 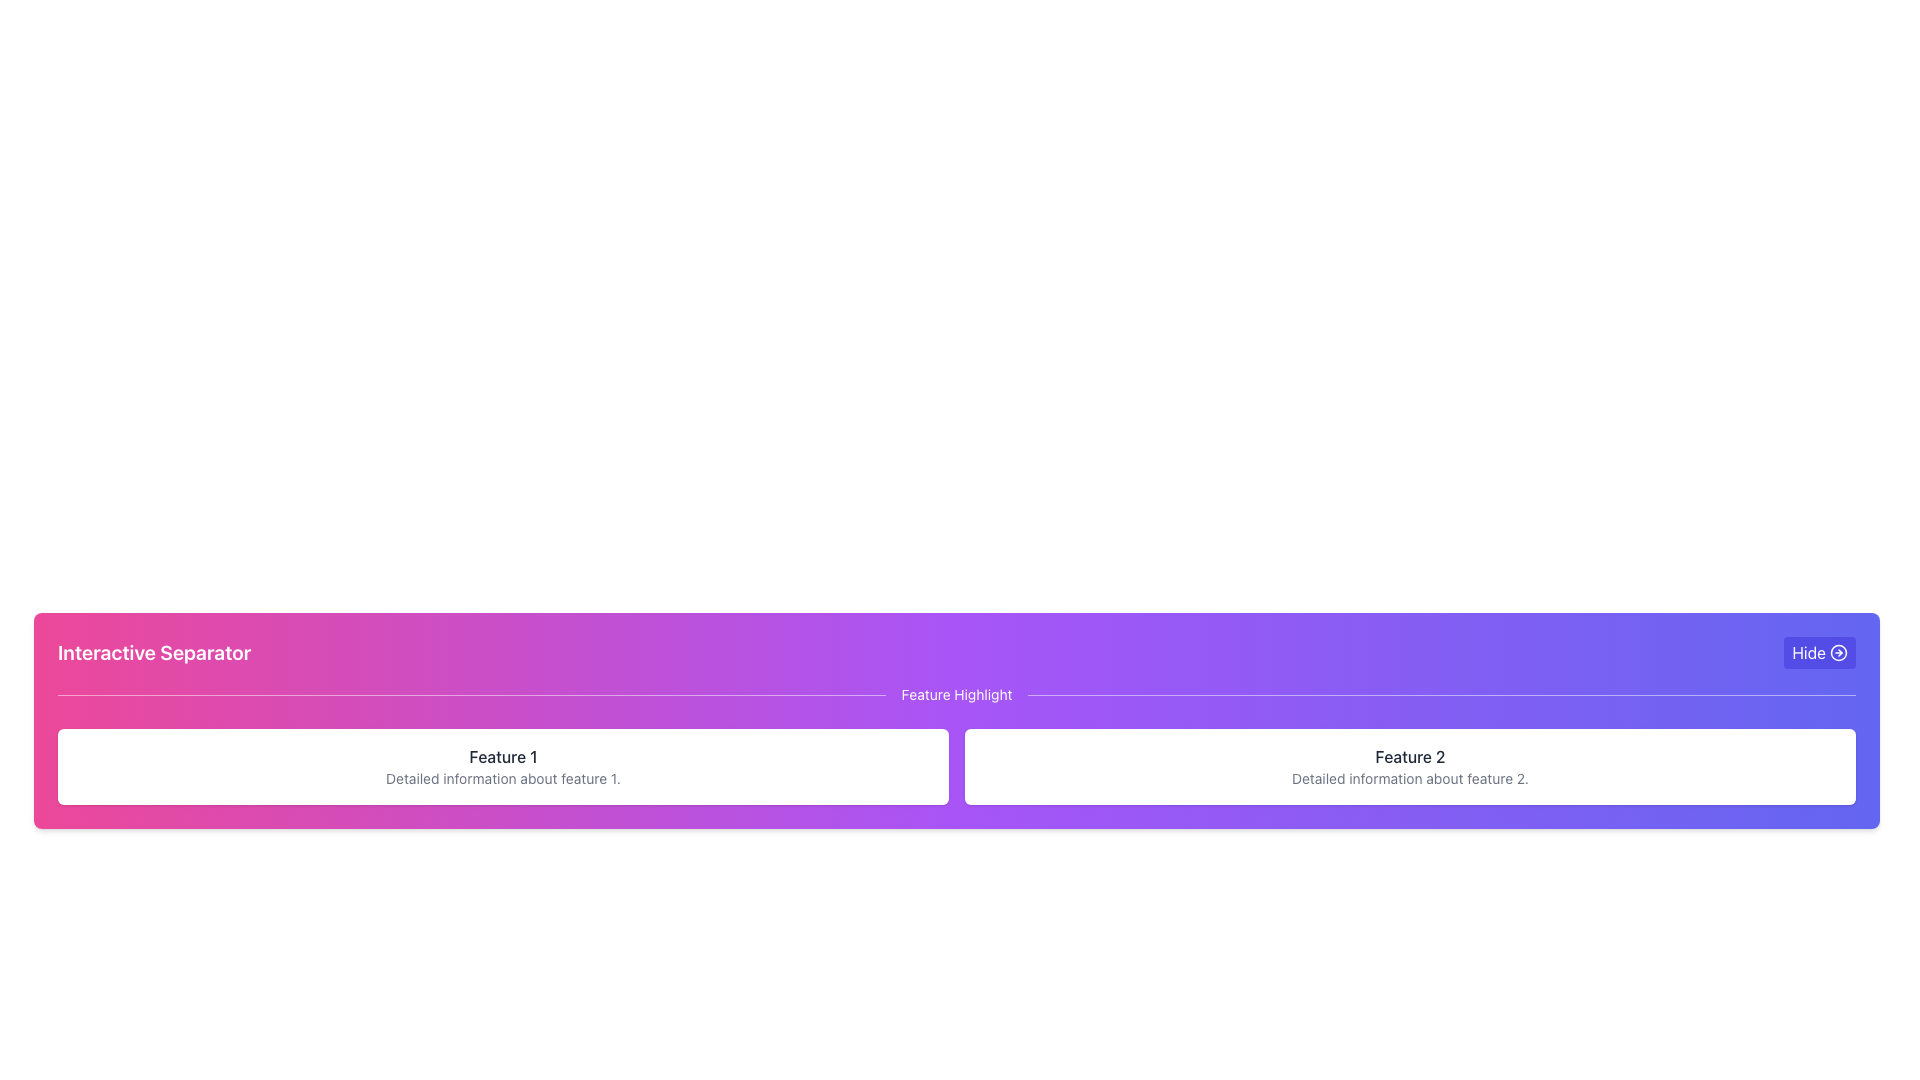 What do you see at coordinates (1838, 652) in the screenshot?
I see `the circular element of the right-facing arrow icon located at the far right of the purple header bar labeled 'Interactive Separator'` at bounding box center [1838, 652].